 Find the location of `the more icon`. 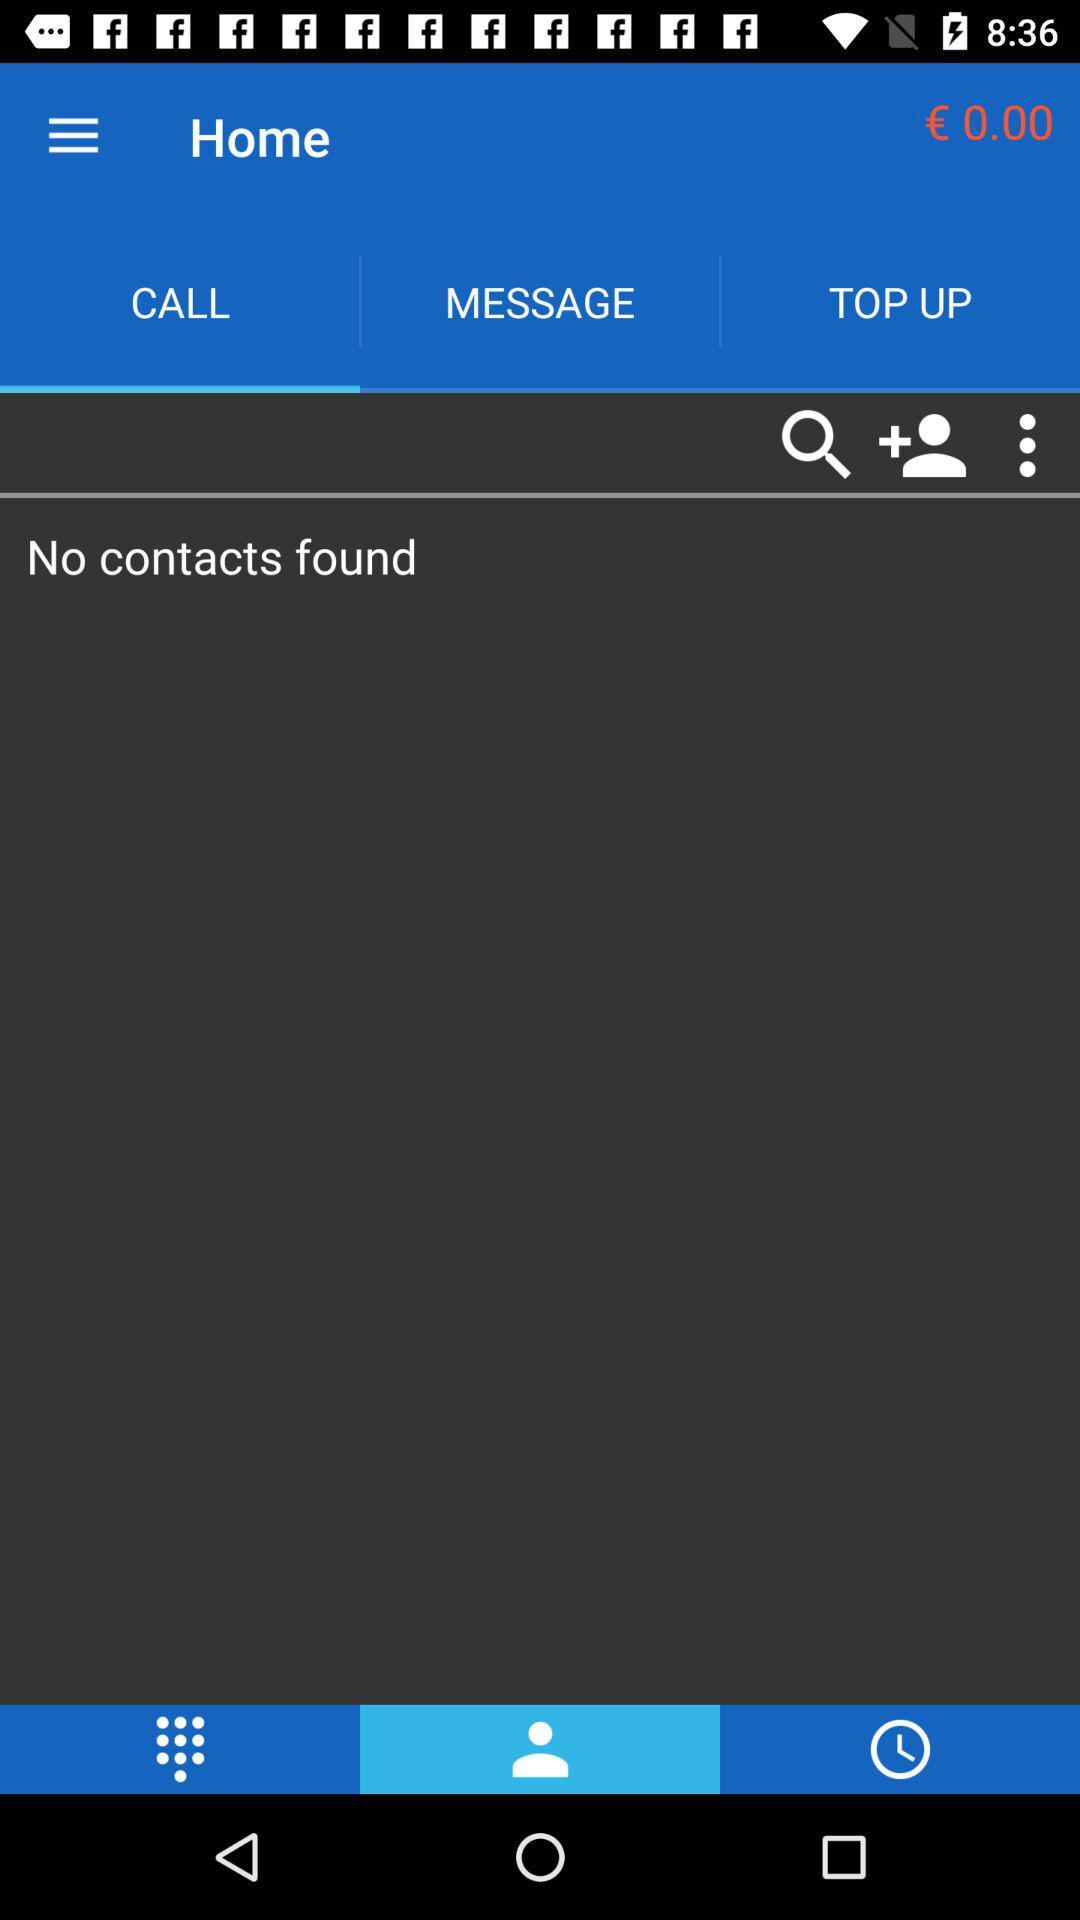

the more icon is located at coordinates (180, 1748).